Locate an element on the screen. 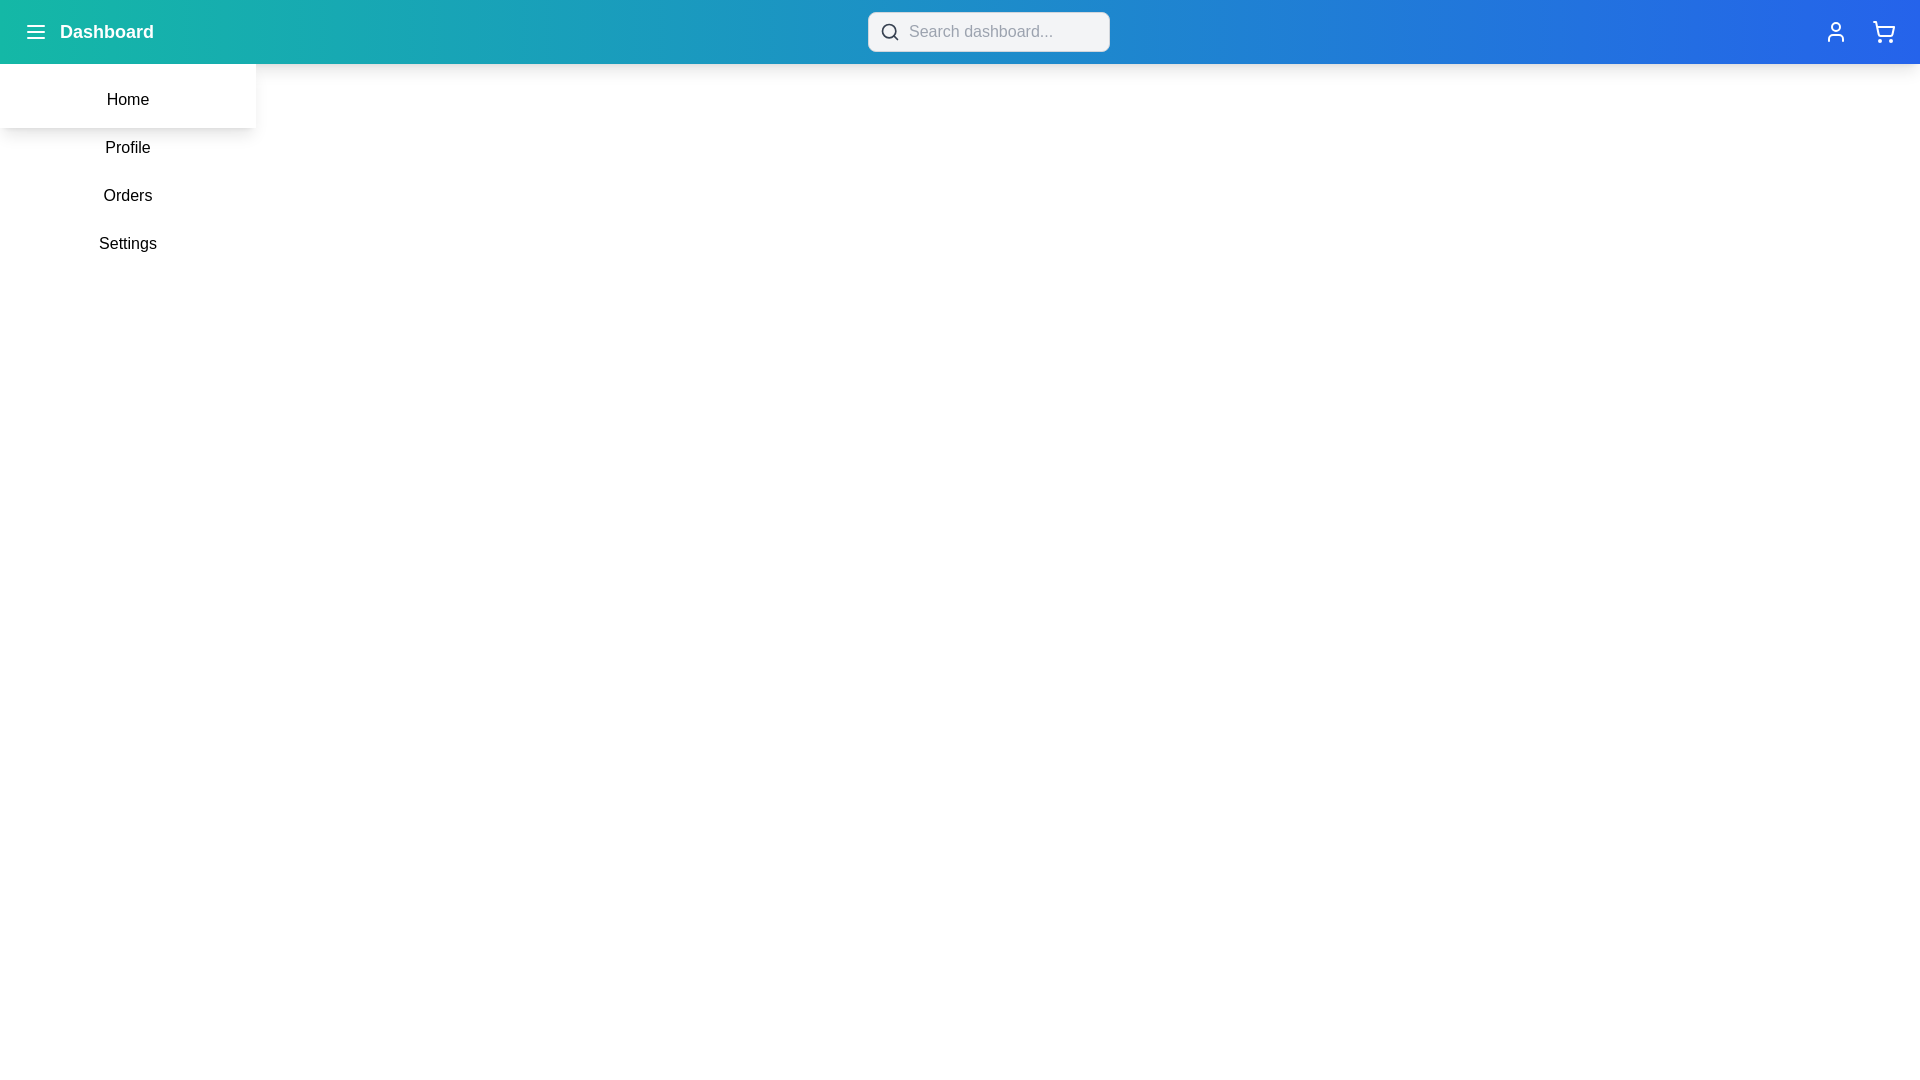 This screenshot has height=1080, width=1920. the third Menu Item in the navigation list is located at coordinates (127, 196).